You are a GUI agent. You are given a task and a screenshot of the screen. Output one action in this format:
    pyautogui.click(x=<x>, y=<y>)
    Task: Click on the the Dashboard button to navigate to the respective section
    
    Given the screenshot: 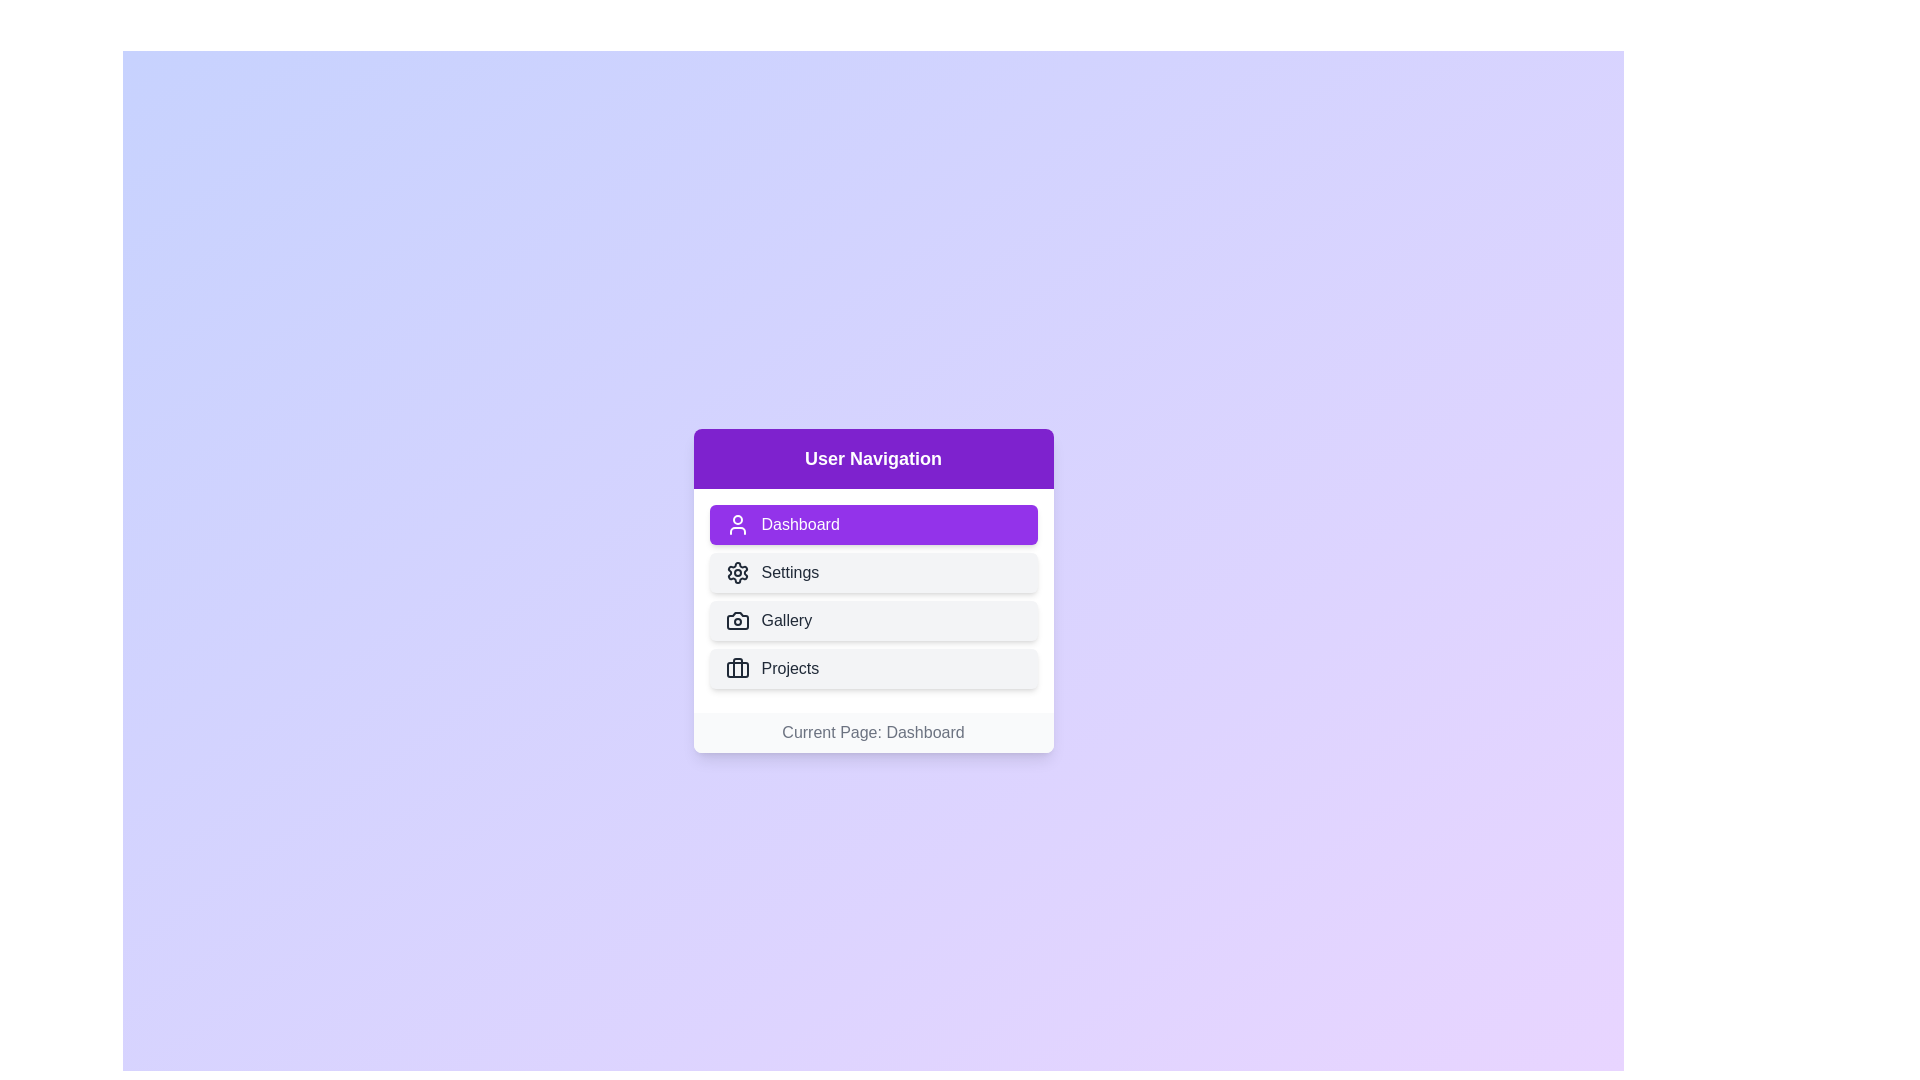 What is the action you would take?
    pyautogui.click(x=873, y=523)
    